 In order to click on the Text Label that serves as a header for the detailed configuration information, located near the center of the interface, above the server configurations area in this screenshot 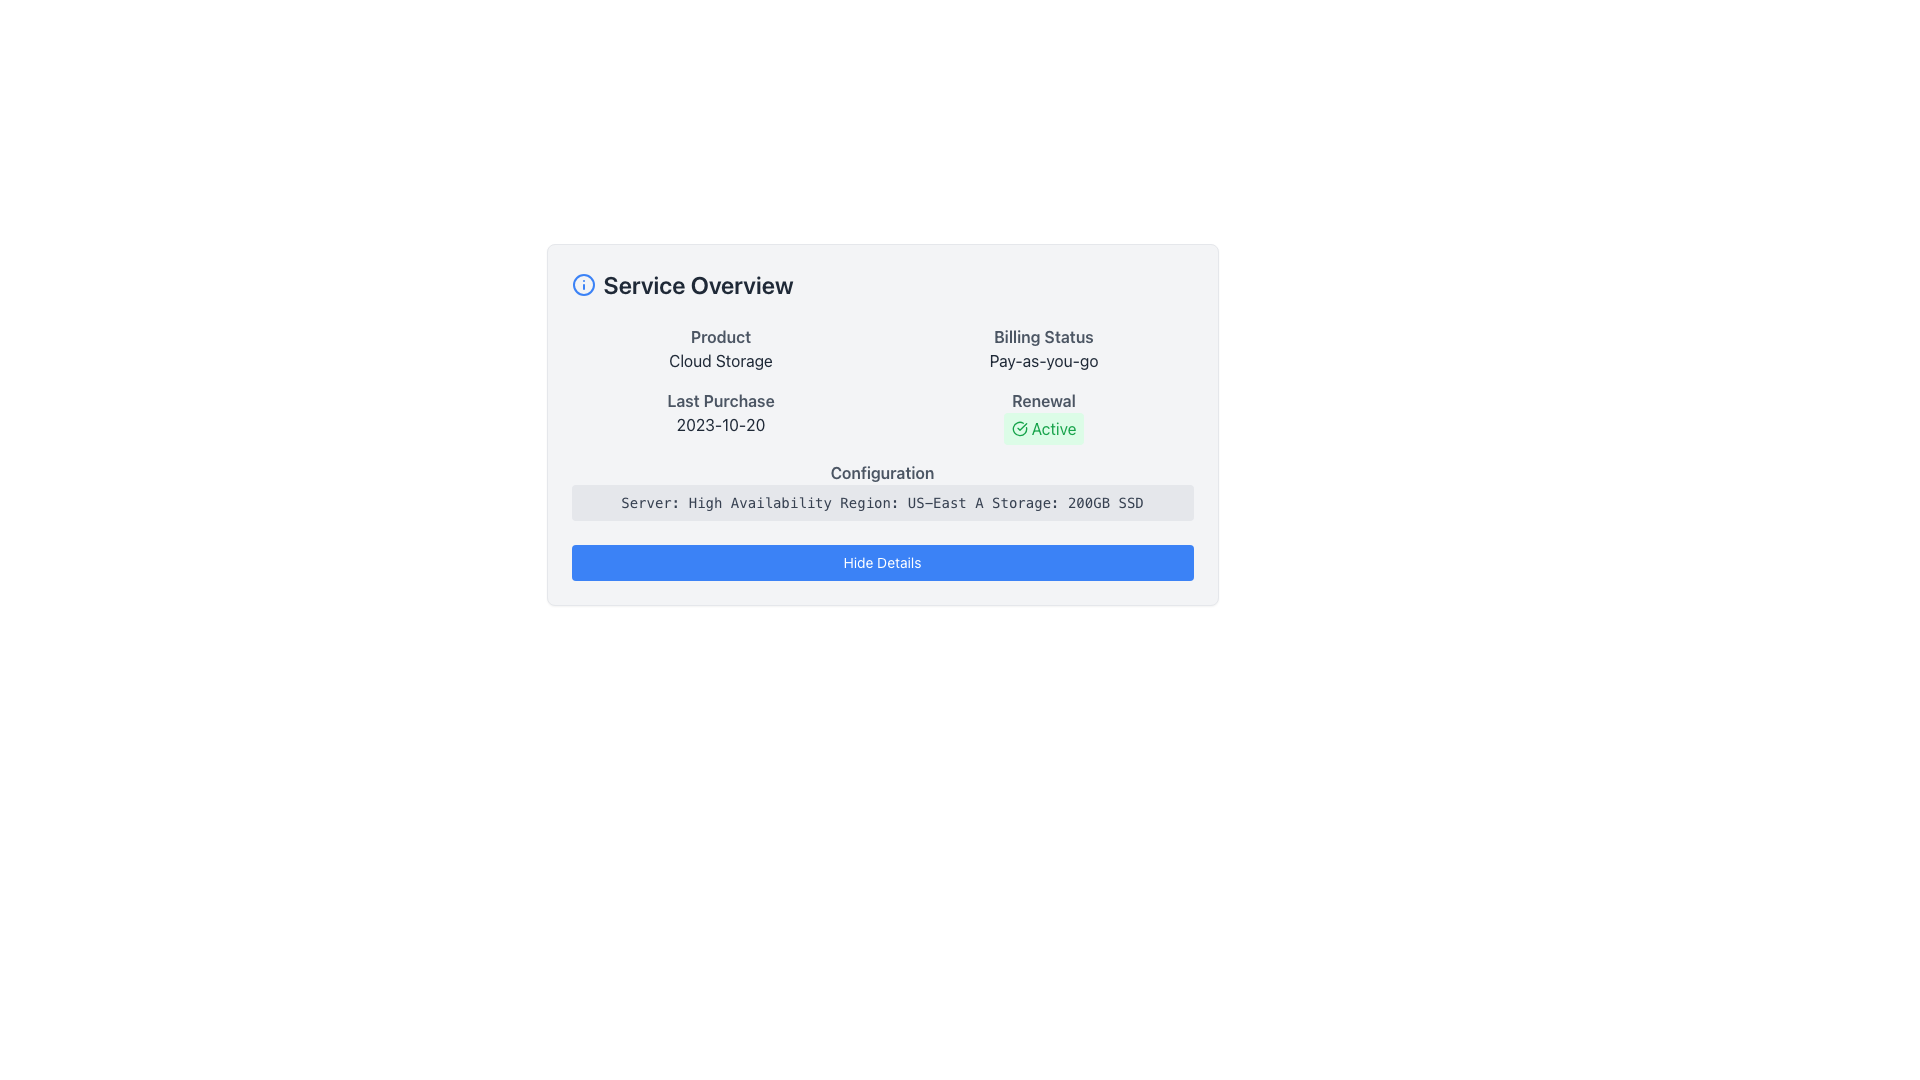, I will do `click(881, 473)`.